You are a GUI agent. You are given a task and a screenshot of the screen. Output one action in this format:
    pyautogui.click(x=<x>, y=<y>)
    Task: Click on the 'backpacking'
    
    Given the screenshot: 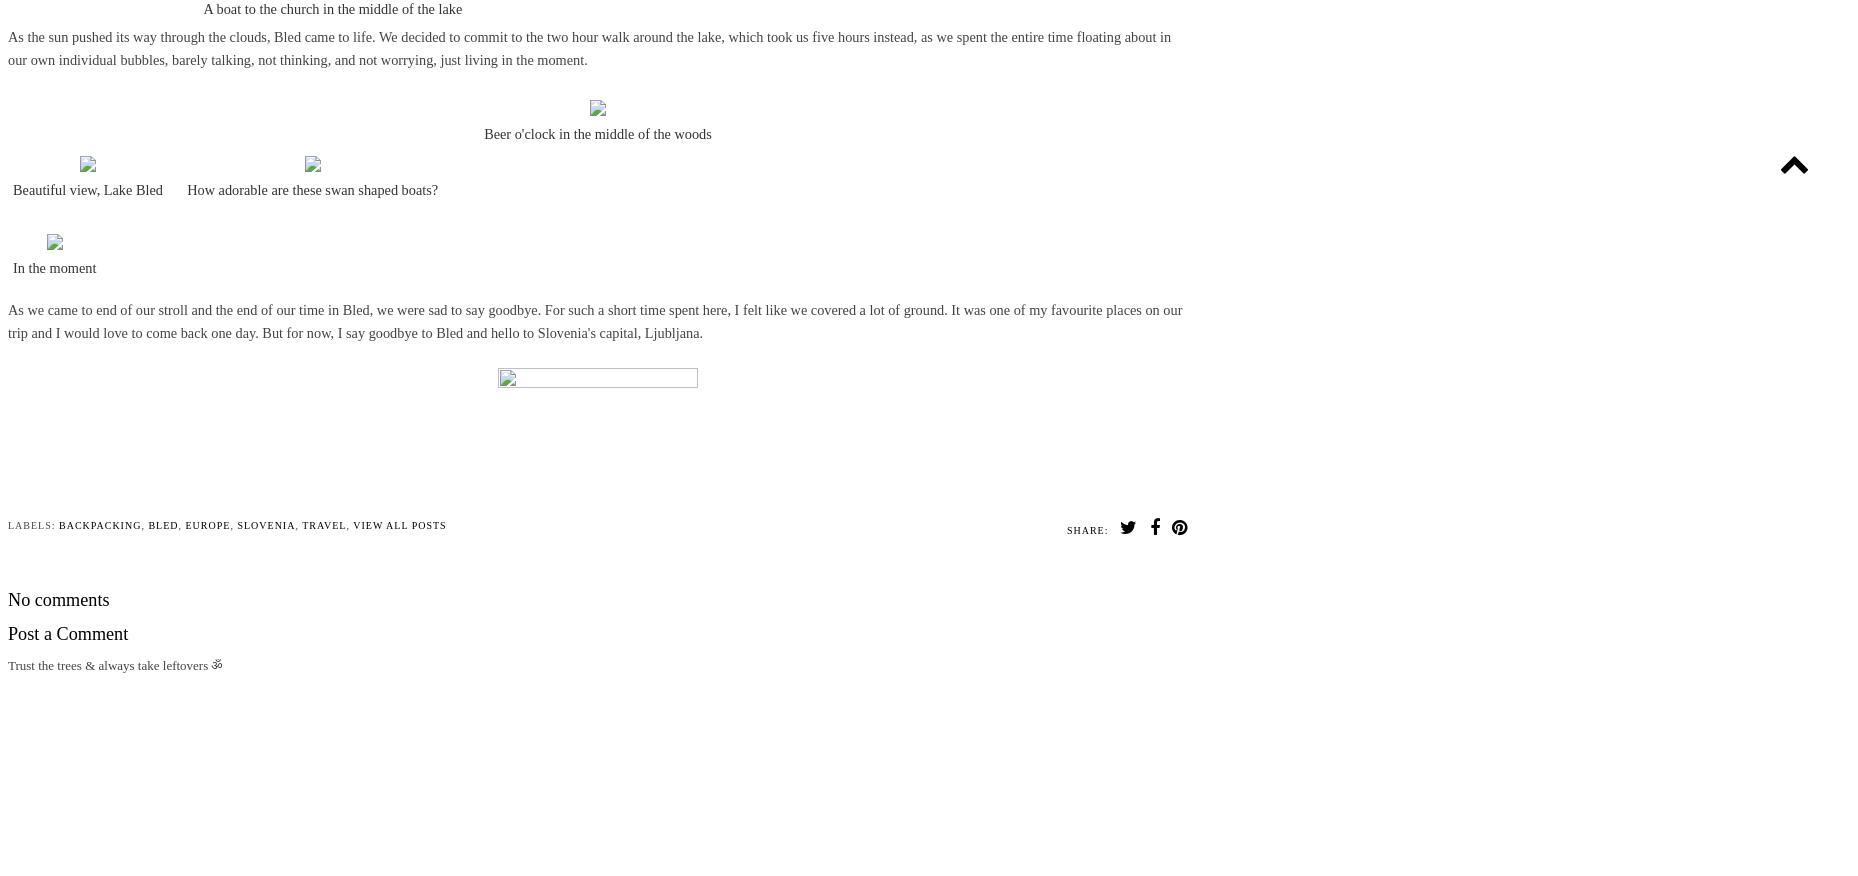 What is the action you would take?
    pyautogui.click(x=99, y=524)
    